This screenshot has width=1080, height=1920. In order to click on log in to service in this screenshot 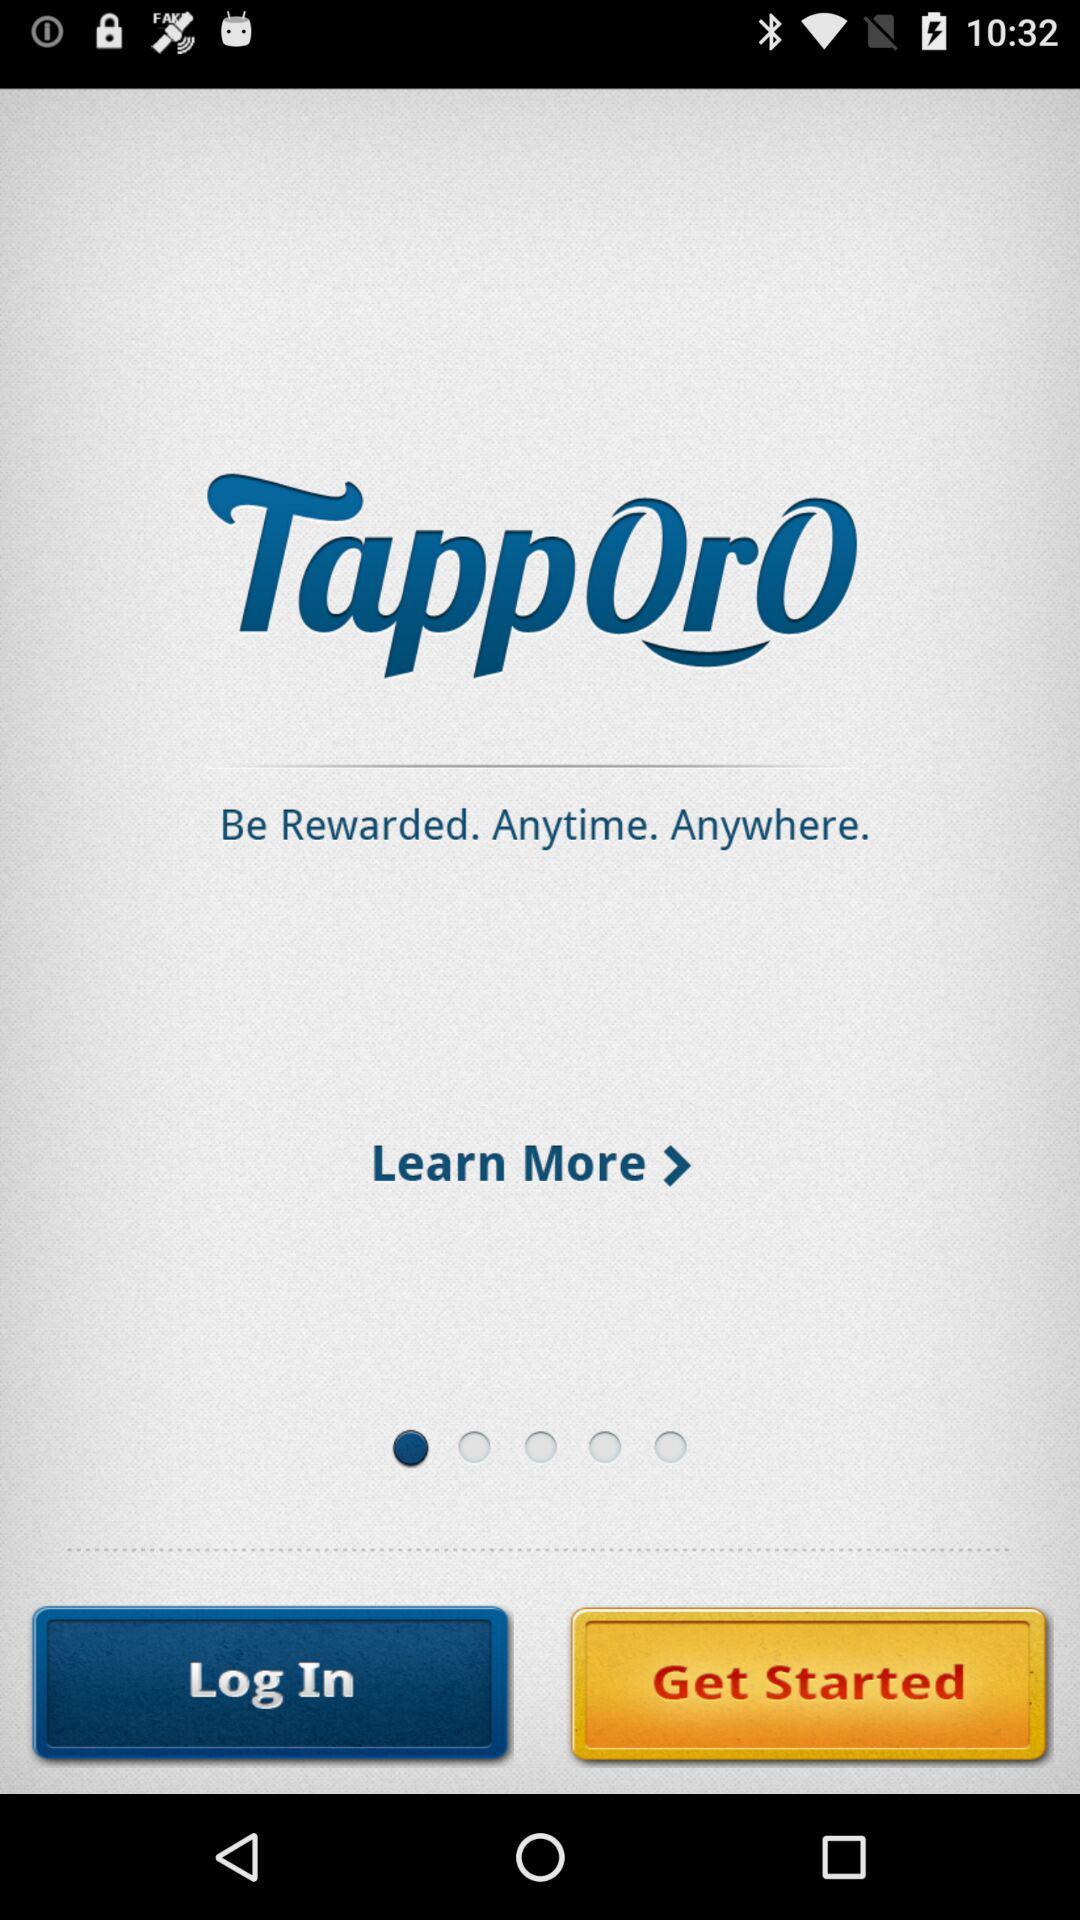, I will do `click(270, 1685)`.